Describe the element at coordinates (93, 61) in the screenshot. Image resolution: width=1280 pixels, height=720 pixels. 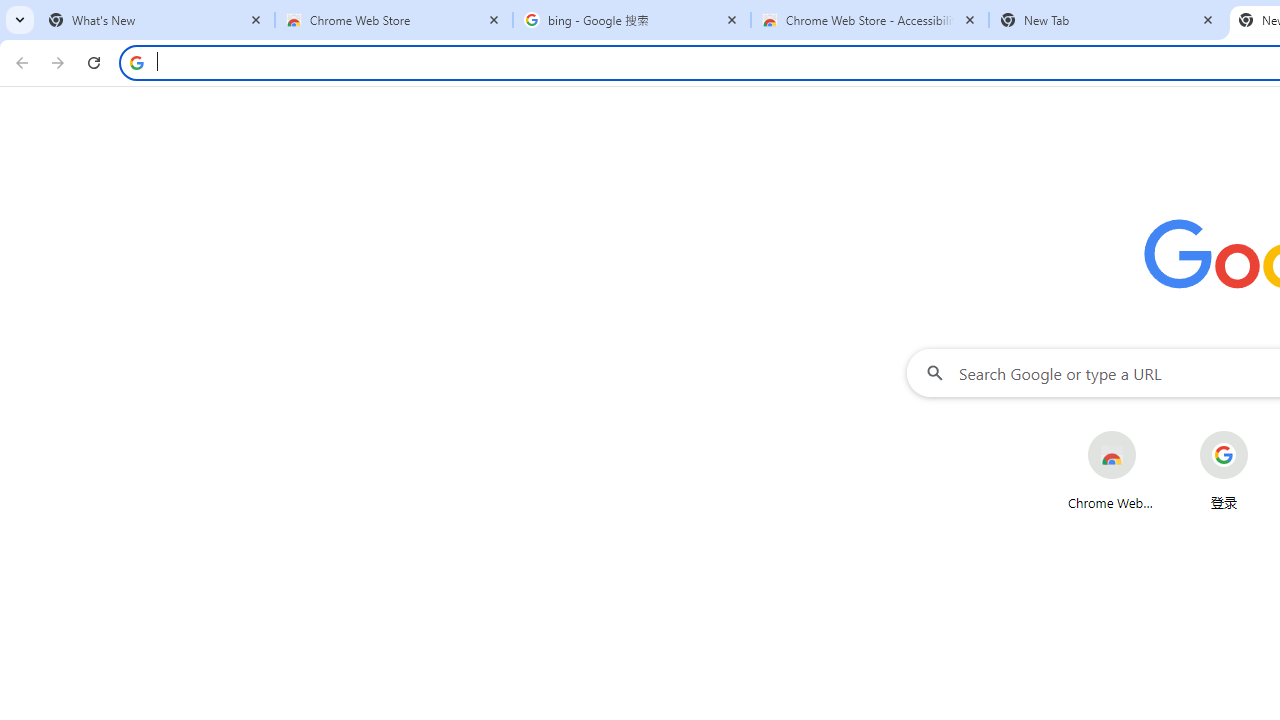
I see `'Reload'` at that location.